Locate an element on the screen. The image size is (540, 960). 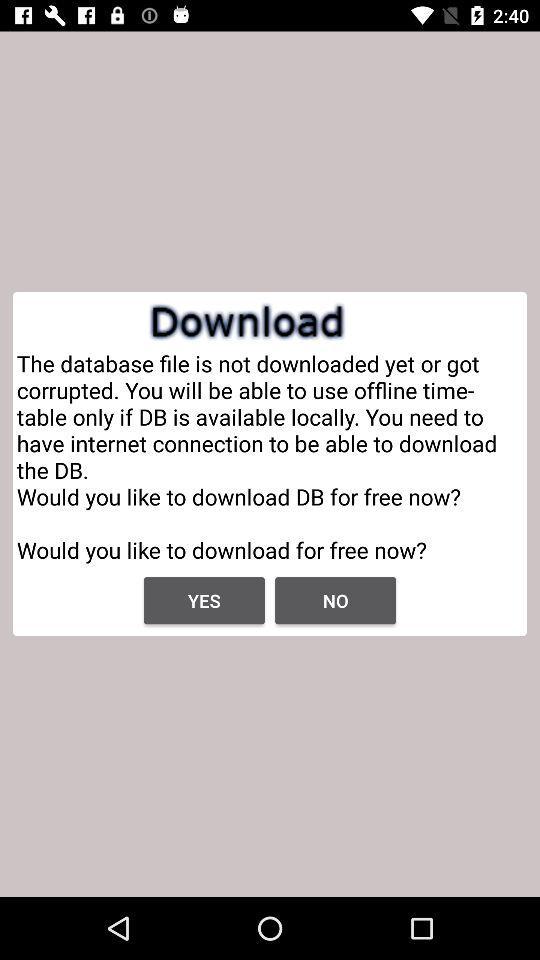
the item to the left of no button is located at coordinates (203, 600).